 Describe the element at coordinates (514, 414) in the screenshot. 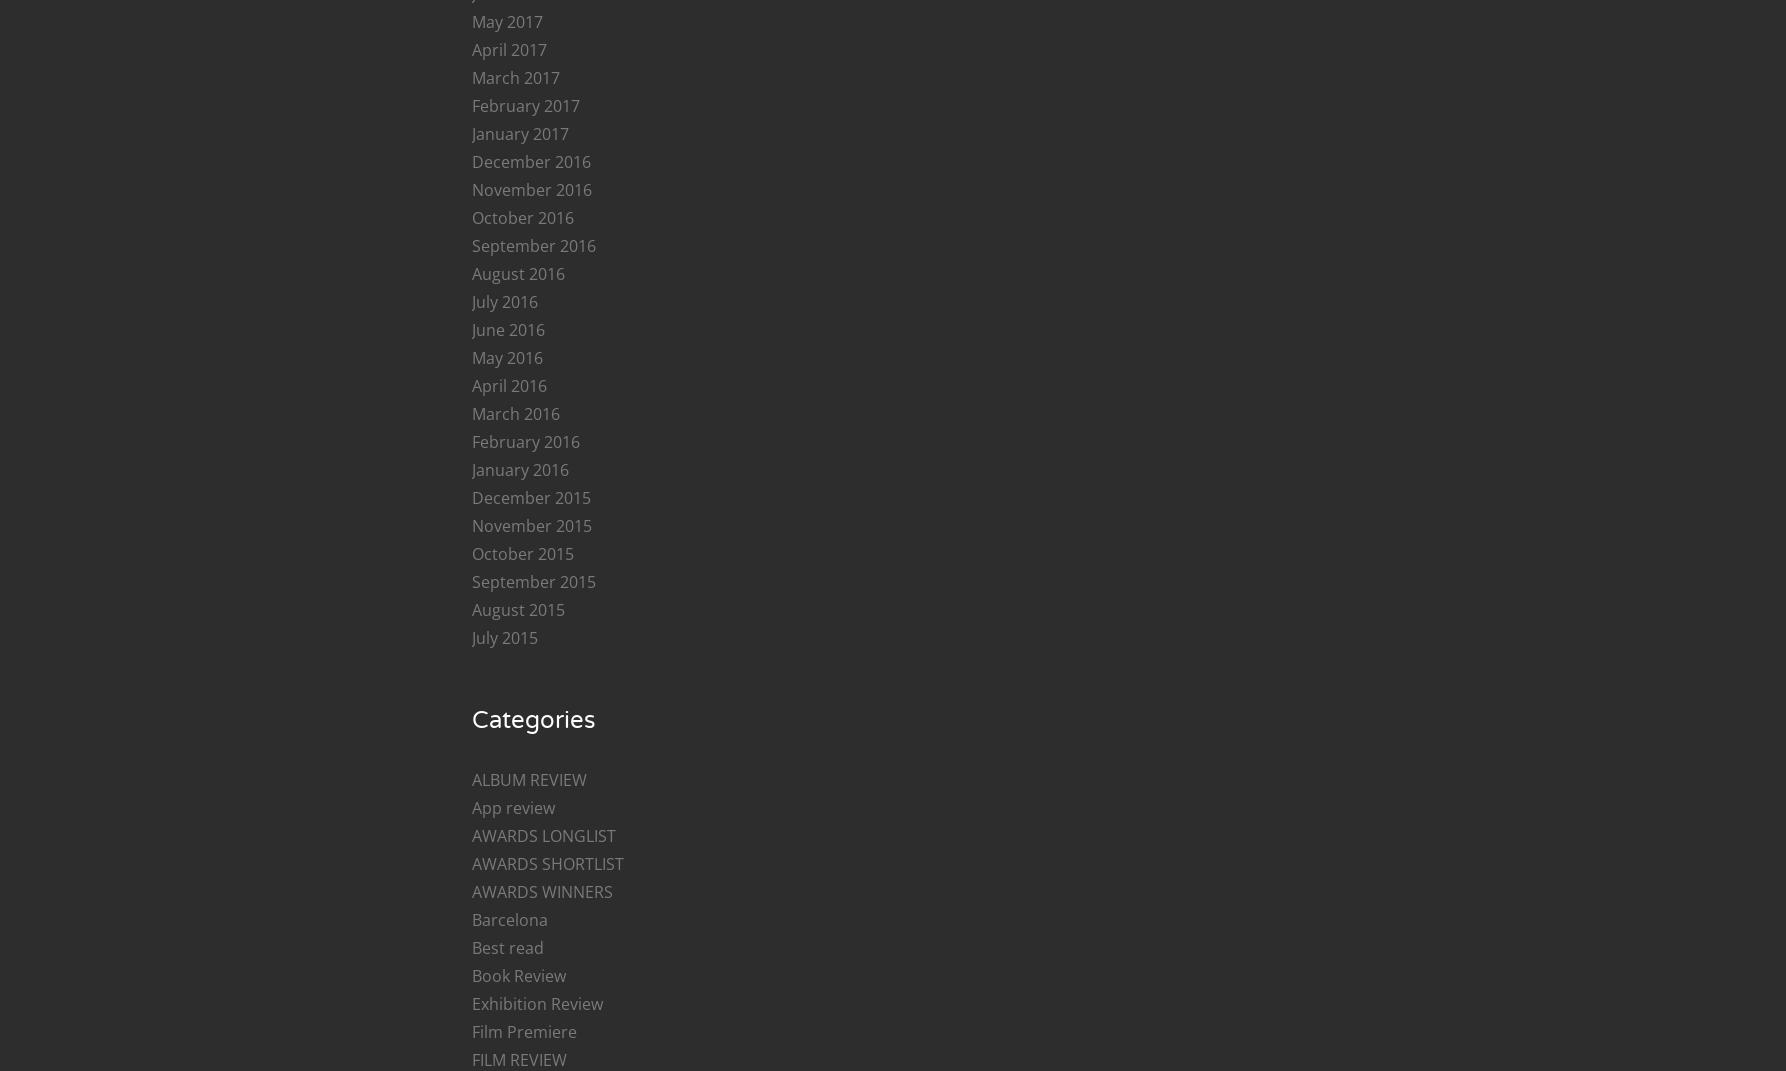

I see `'March 2016'` at that location.